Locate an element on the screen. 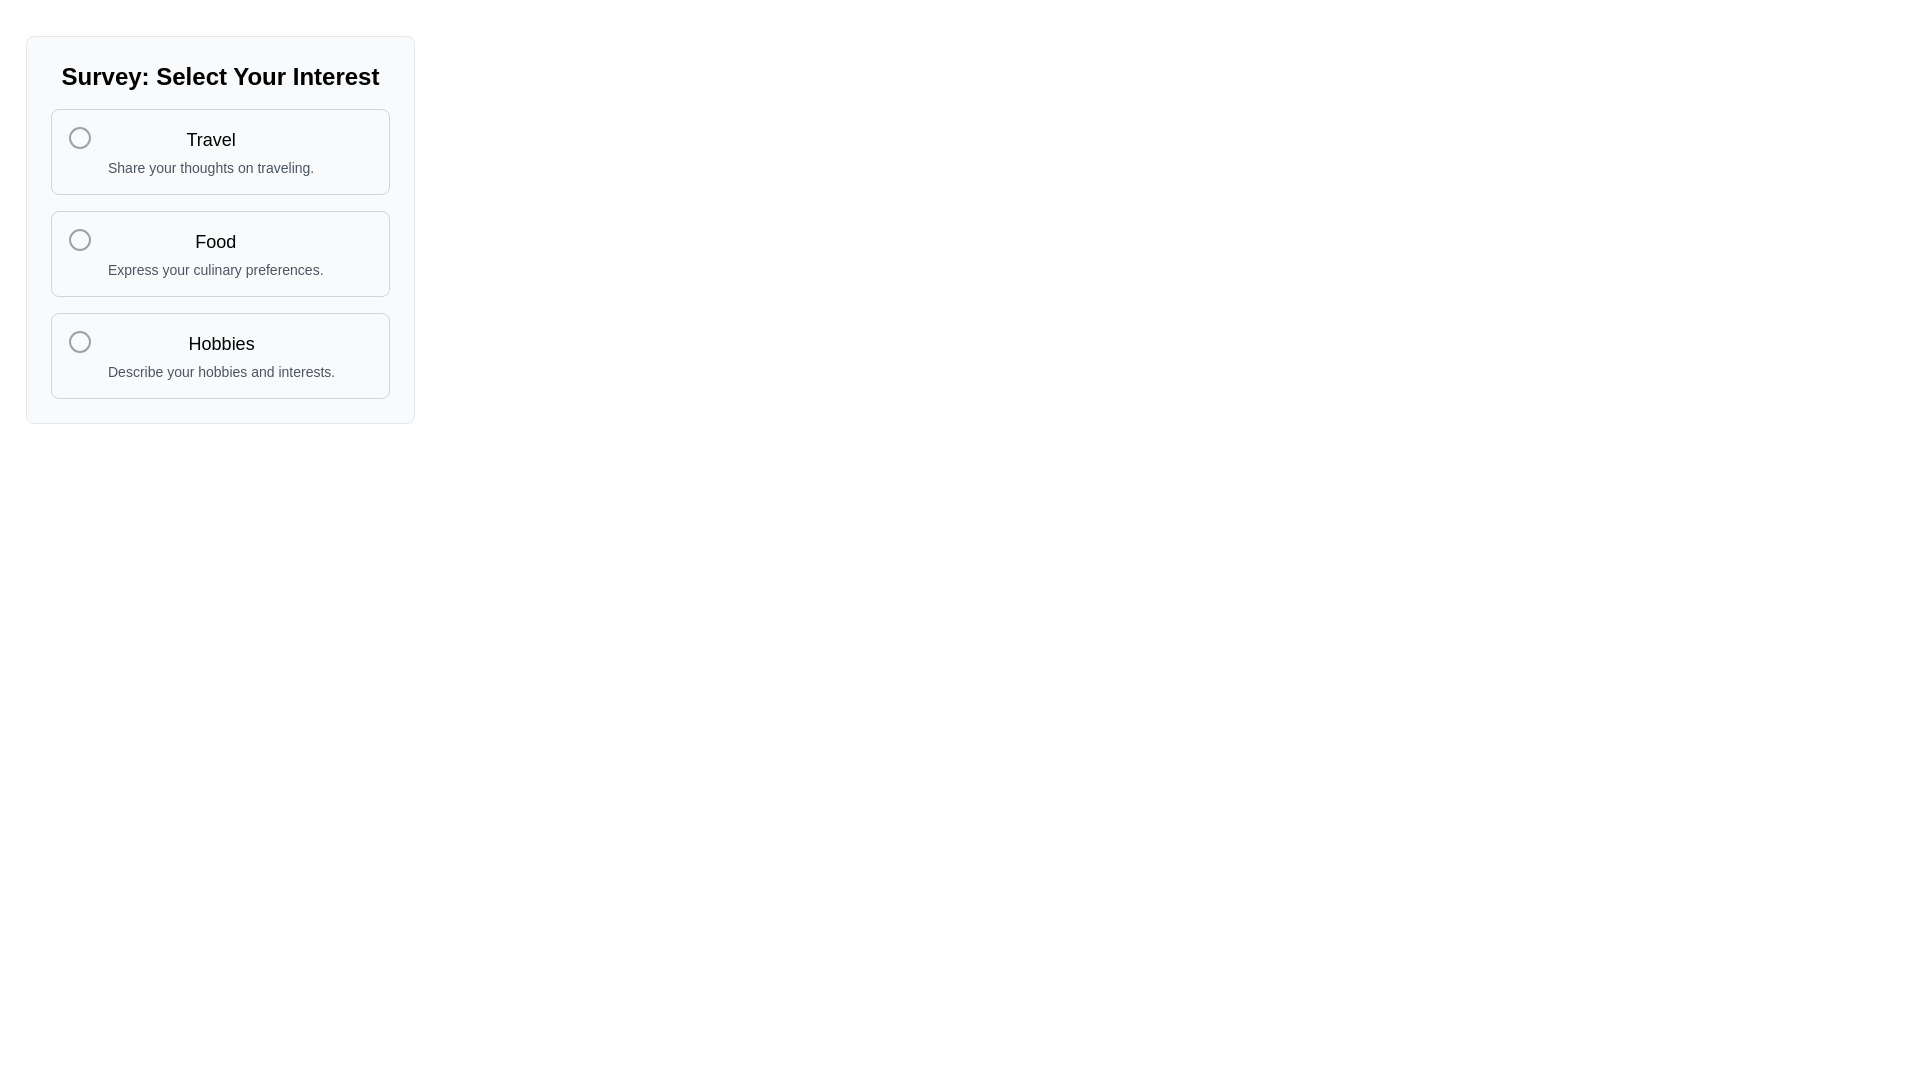 This screenshot has height=1080, width=1920. header text labeled 'Food' which is formatted in bold and larger font, positioned above the descriptive text in a vertical list is located at coordinates (215, 241).